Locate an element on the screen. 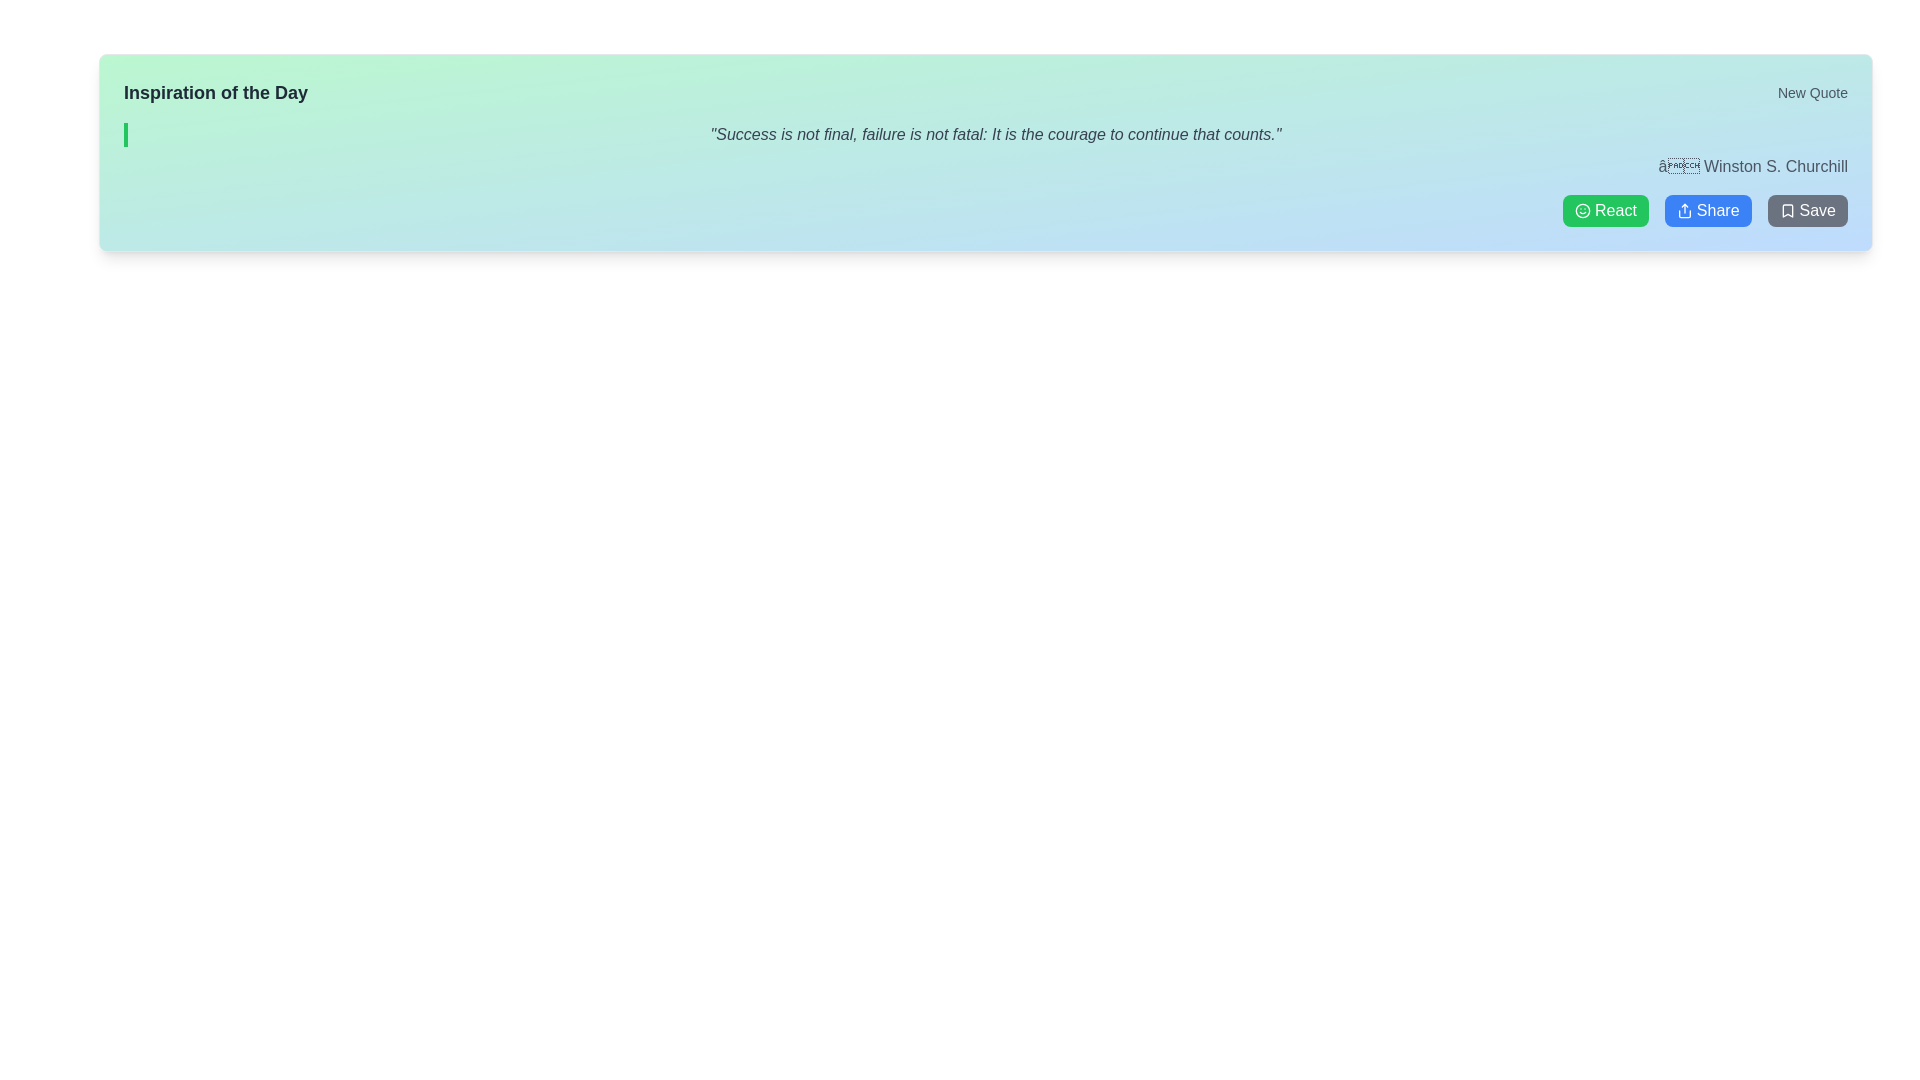 The image size is (1920, 1080). the second button in a group of three buttons, located to the right of the 'React' button and to the left of the 'Save' button is located at coordinates (1707, 211).